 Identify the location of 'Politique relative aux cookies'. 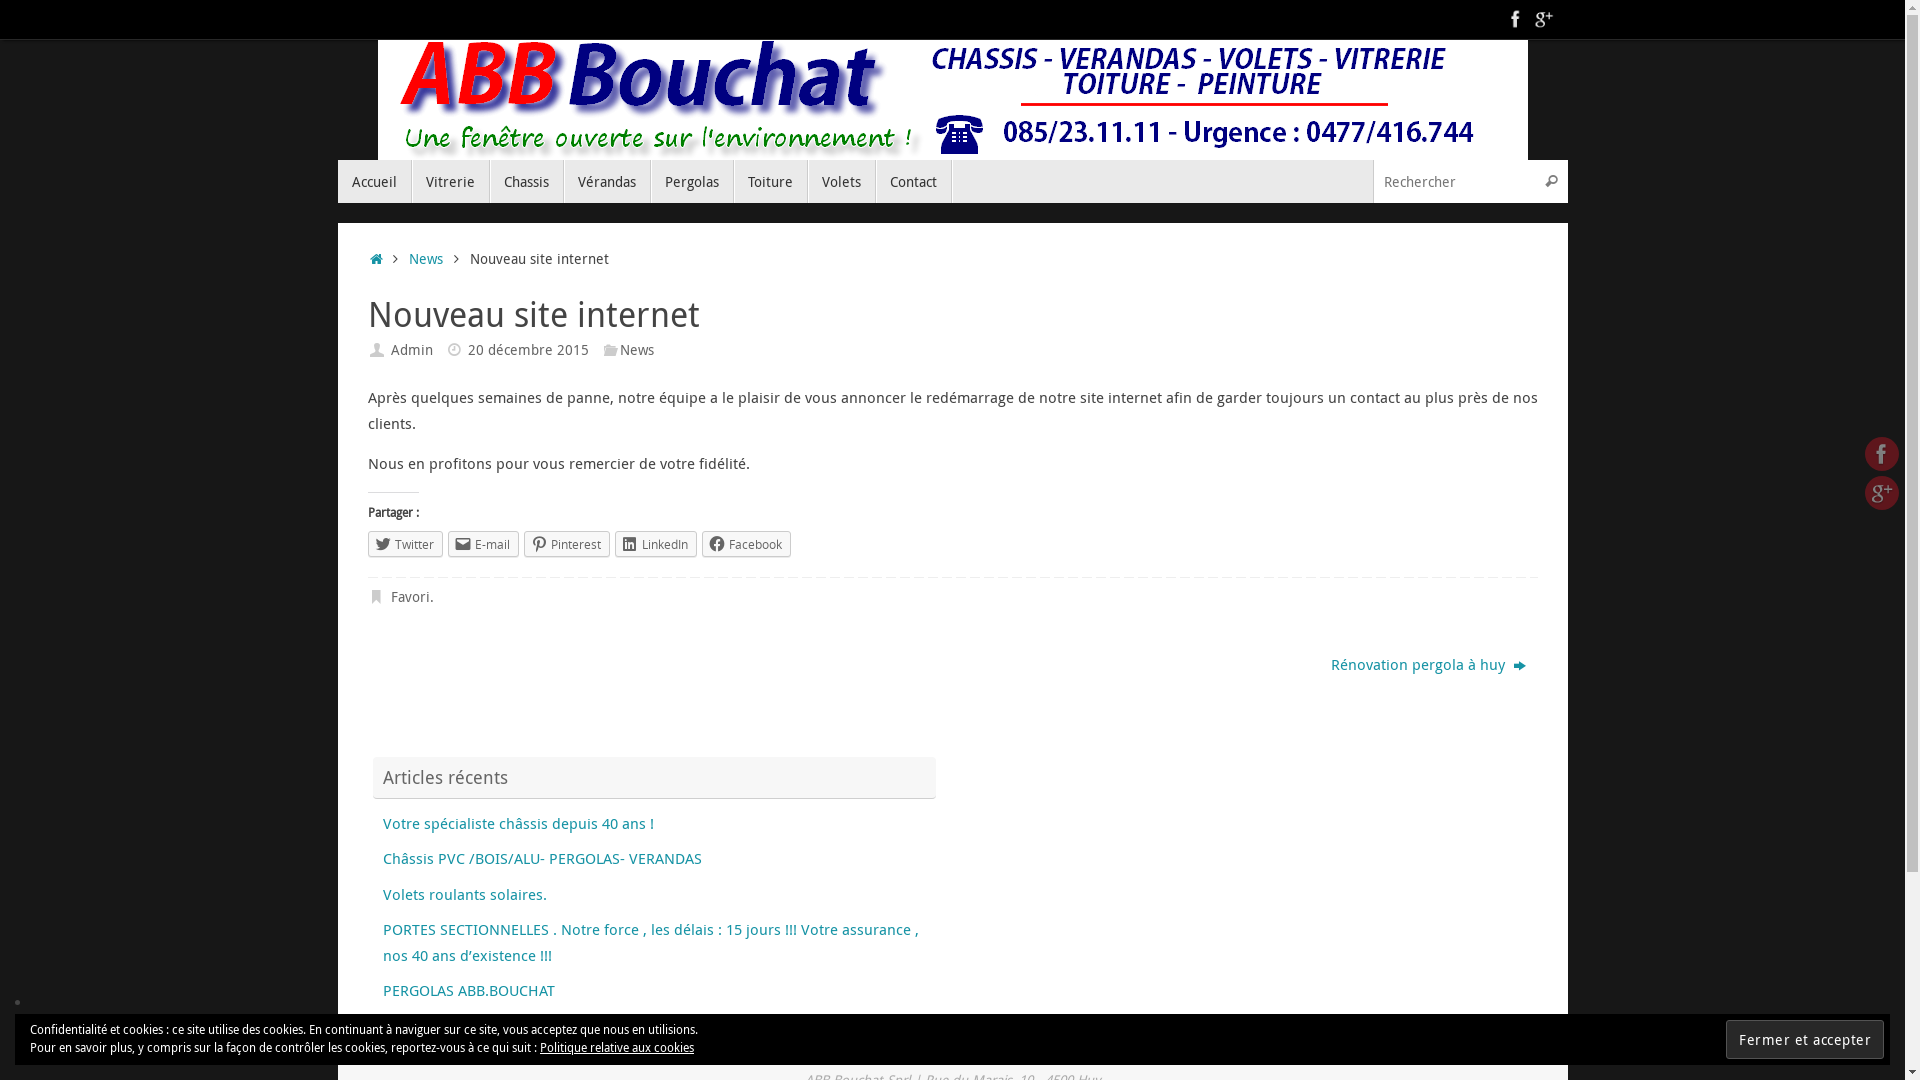
(539, 1045).